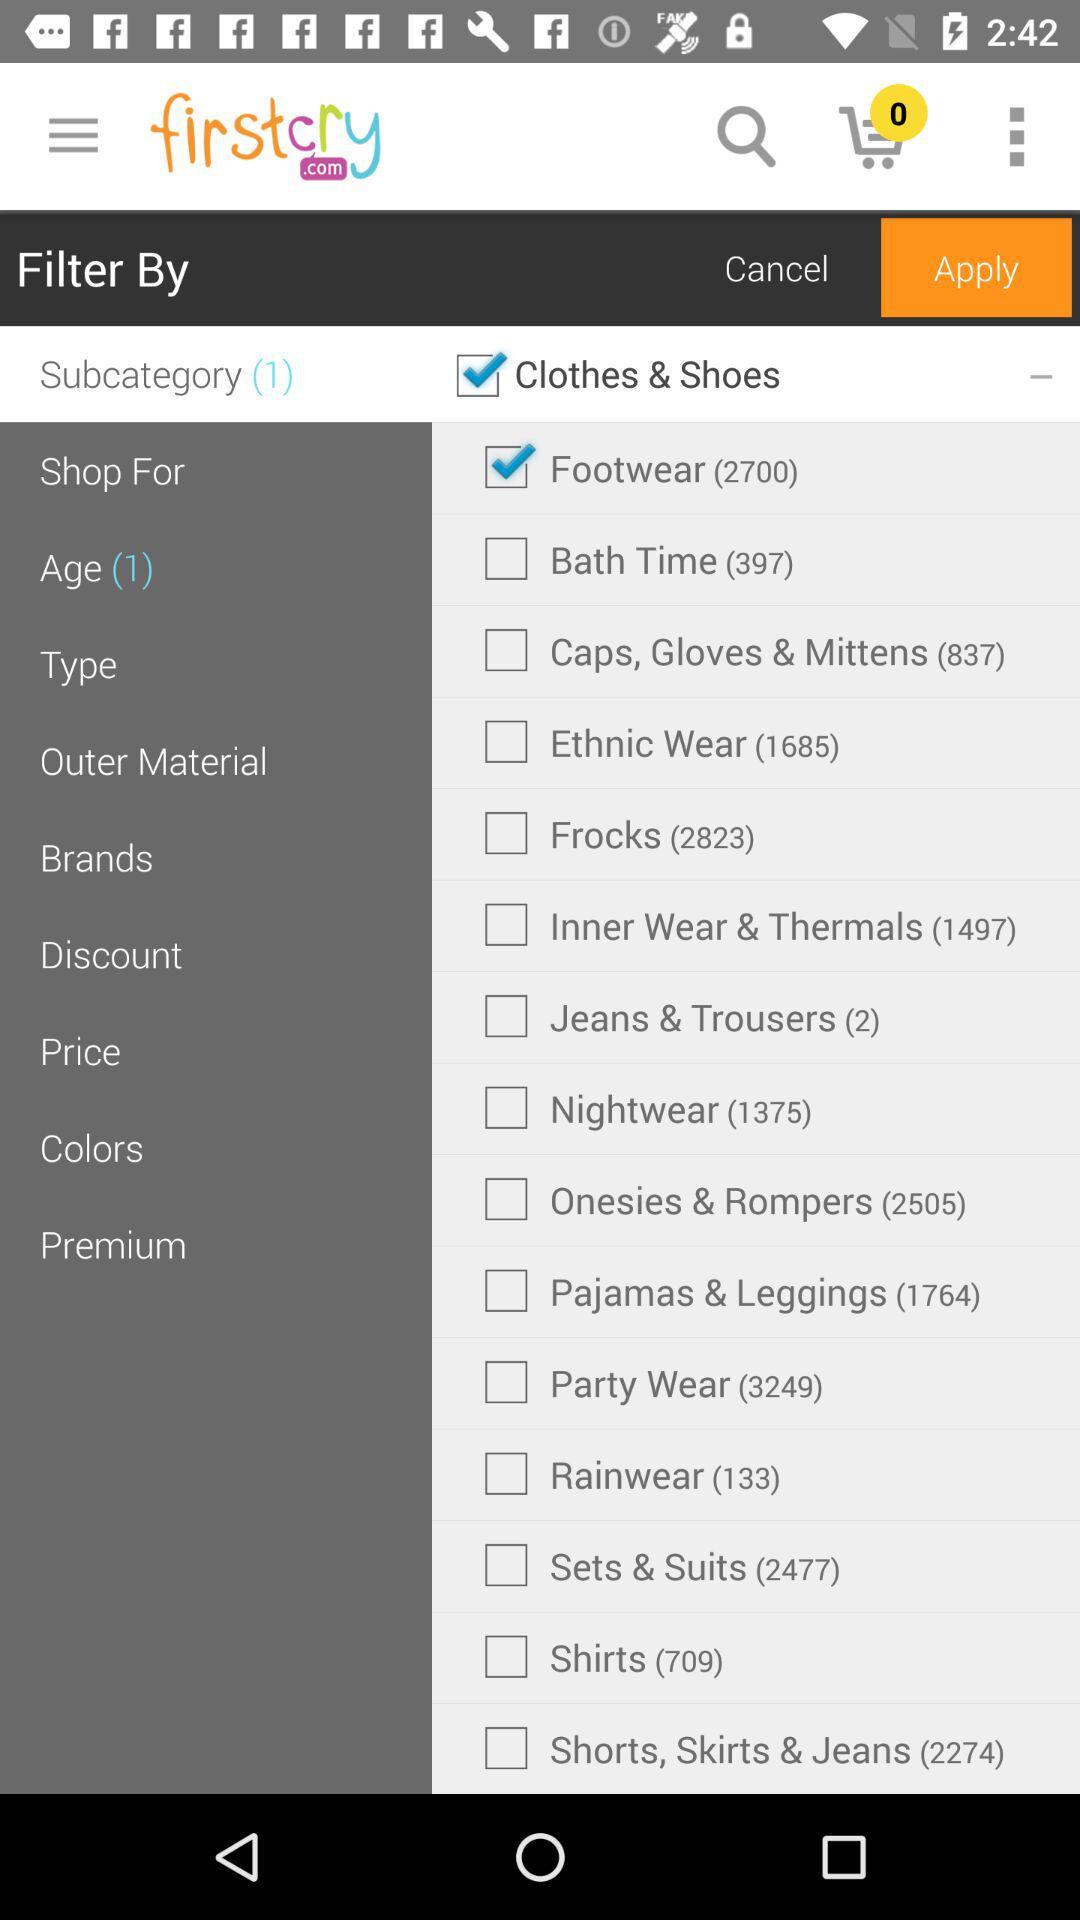  I want to click on the premium item, so click(113, 1243).